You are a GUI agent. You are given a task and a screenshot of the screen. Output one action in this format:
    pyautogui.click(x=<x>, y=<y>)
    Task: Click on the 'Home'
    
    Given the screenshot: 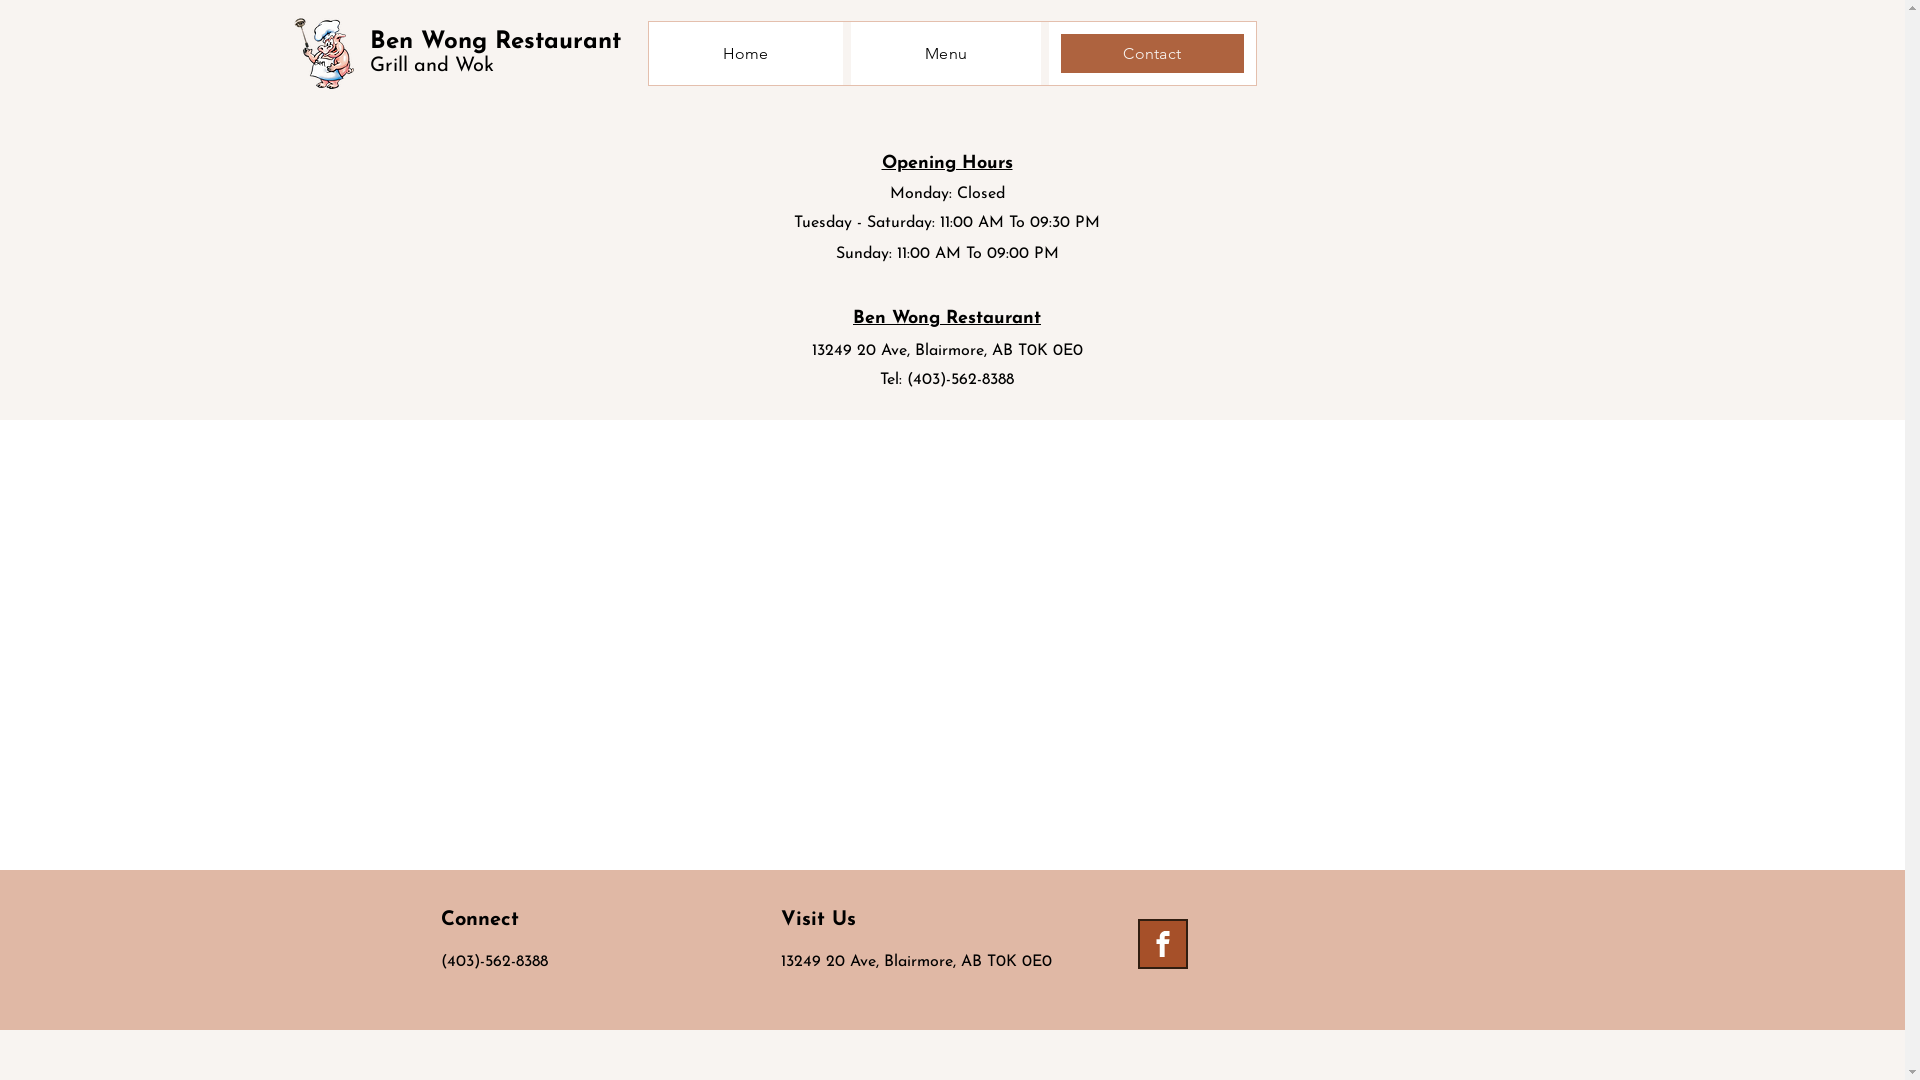 What is the action you would take?
    pyautogui.click(x=743, y=52)
    